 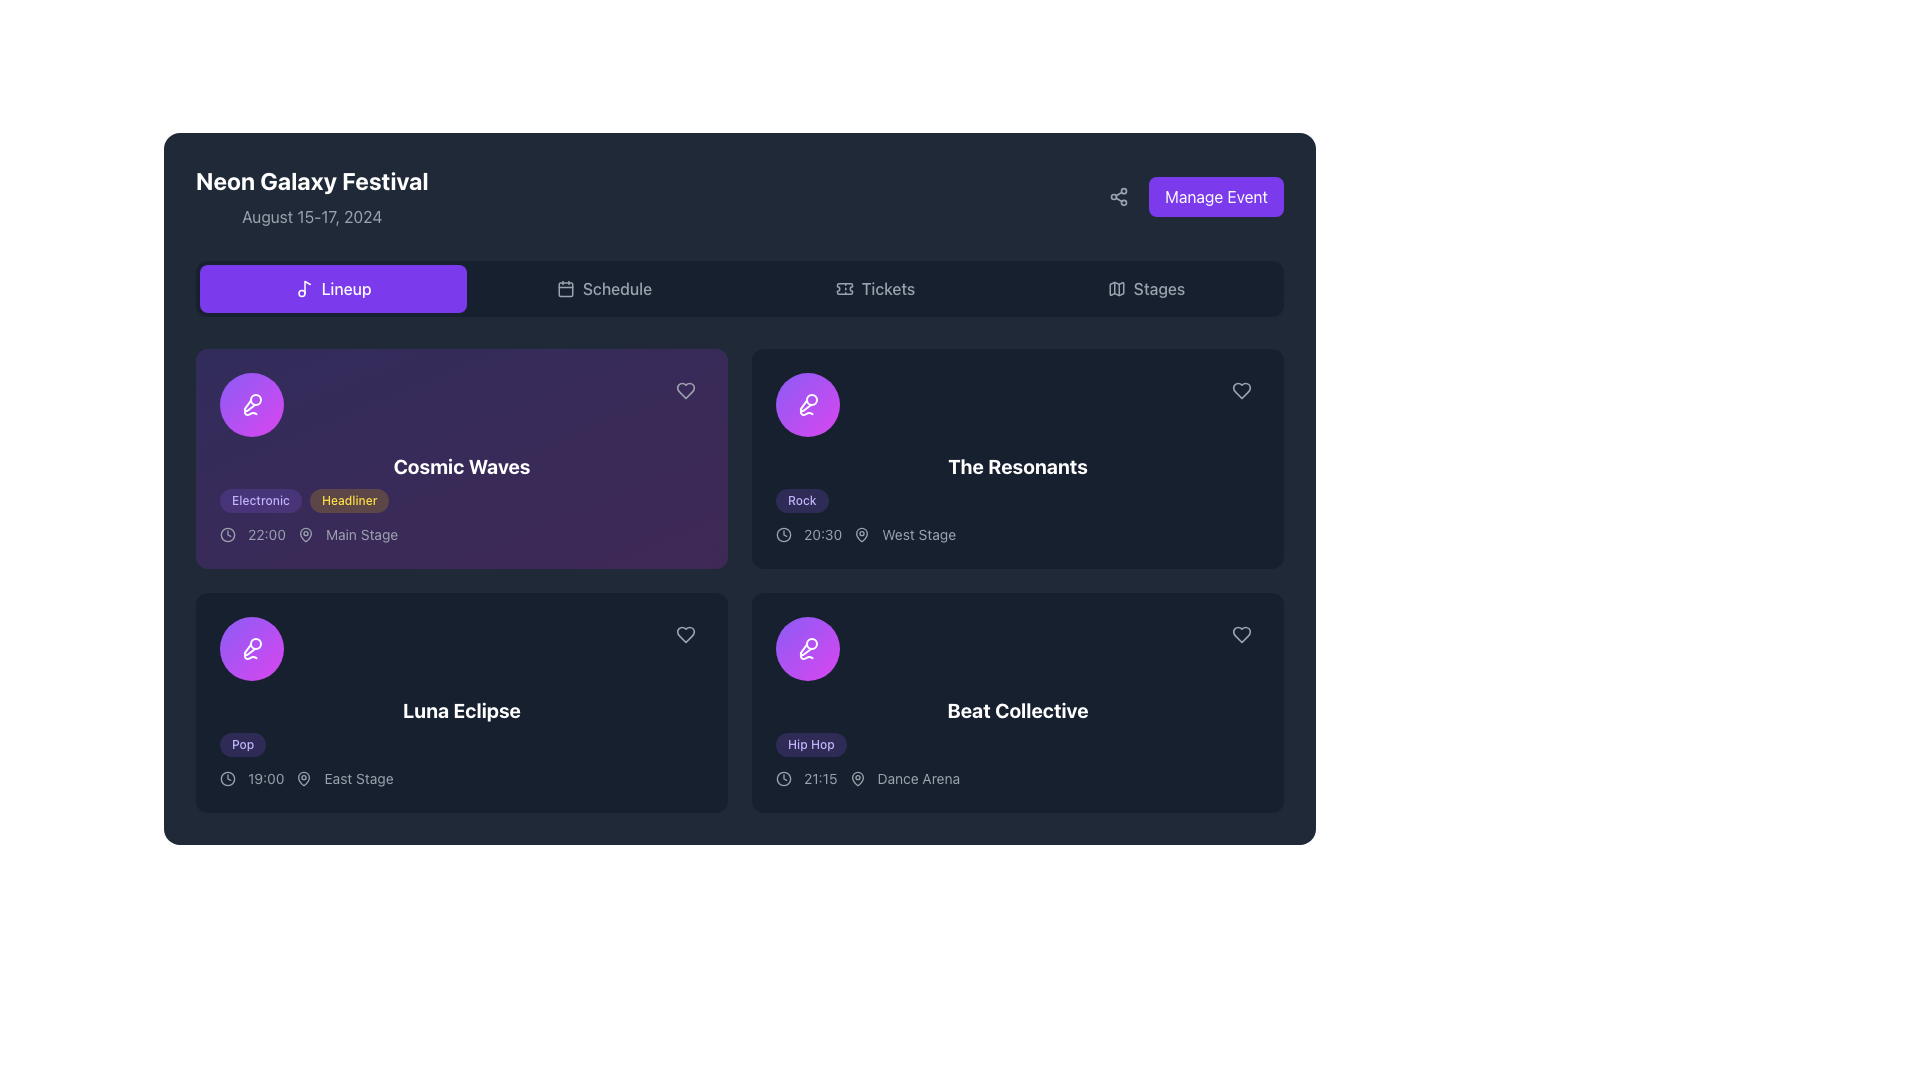 I want to click on the clock icon located to the left of the time '21:15' in the '21:15 Dance Arena' text block within the 'Beat Collective' schedule information, so click(x=782, y=778).